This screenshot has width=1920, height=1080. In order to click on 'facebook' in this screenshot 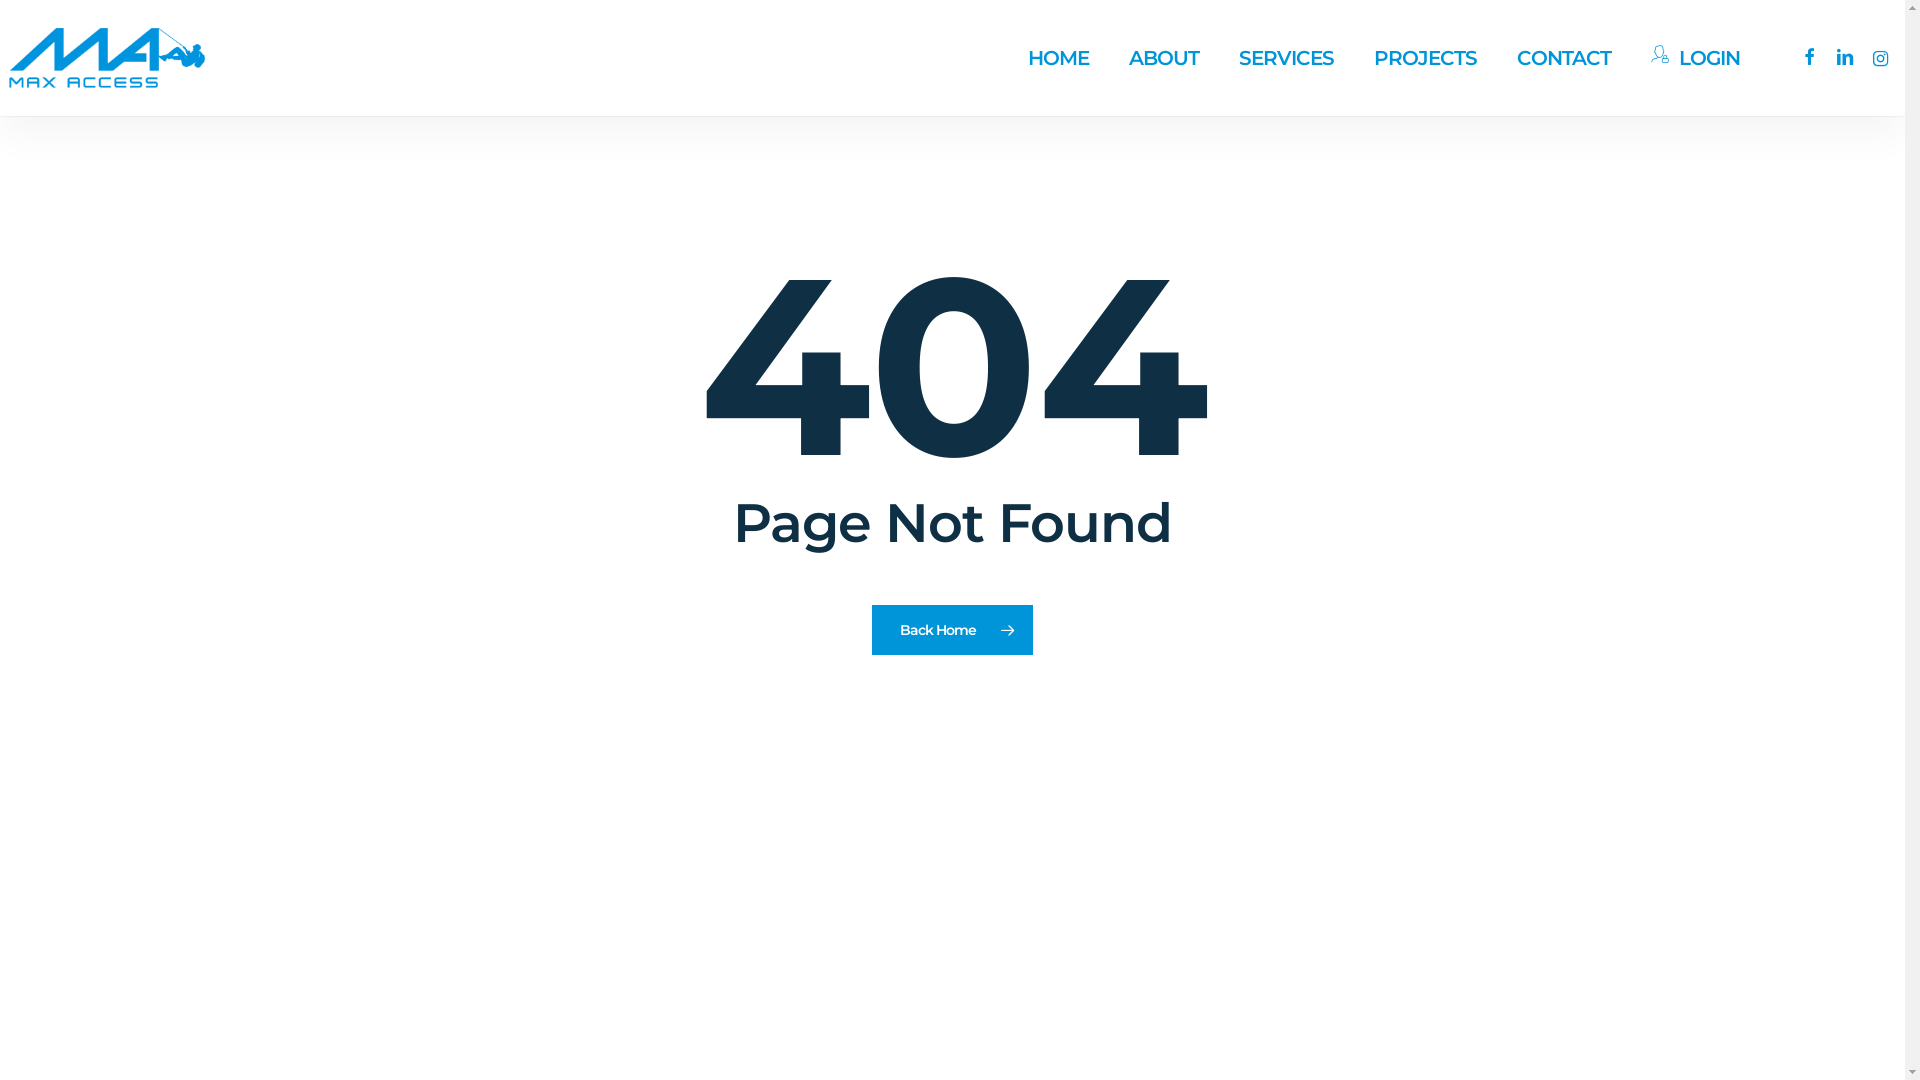, I will do `click(1790, 56)`.